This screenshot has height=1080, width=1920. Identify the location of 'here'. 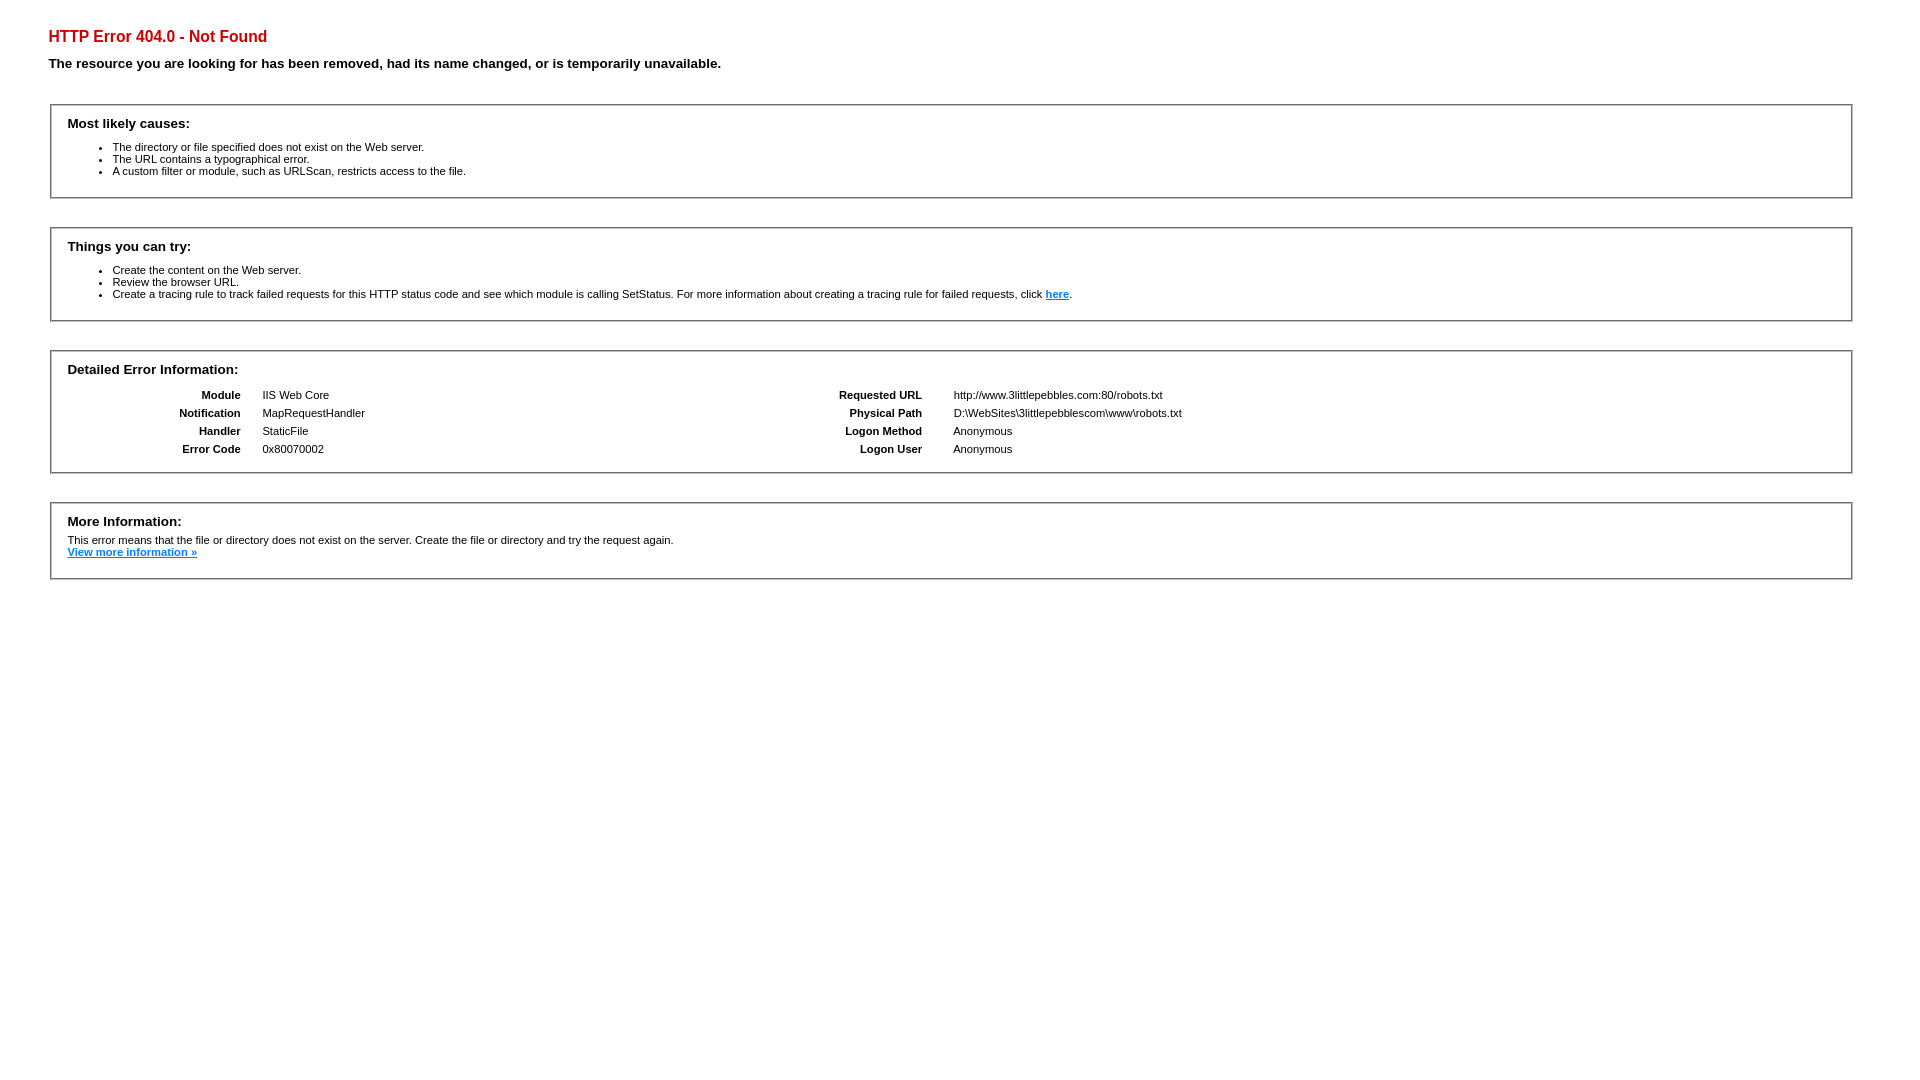
(1056, 293).